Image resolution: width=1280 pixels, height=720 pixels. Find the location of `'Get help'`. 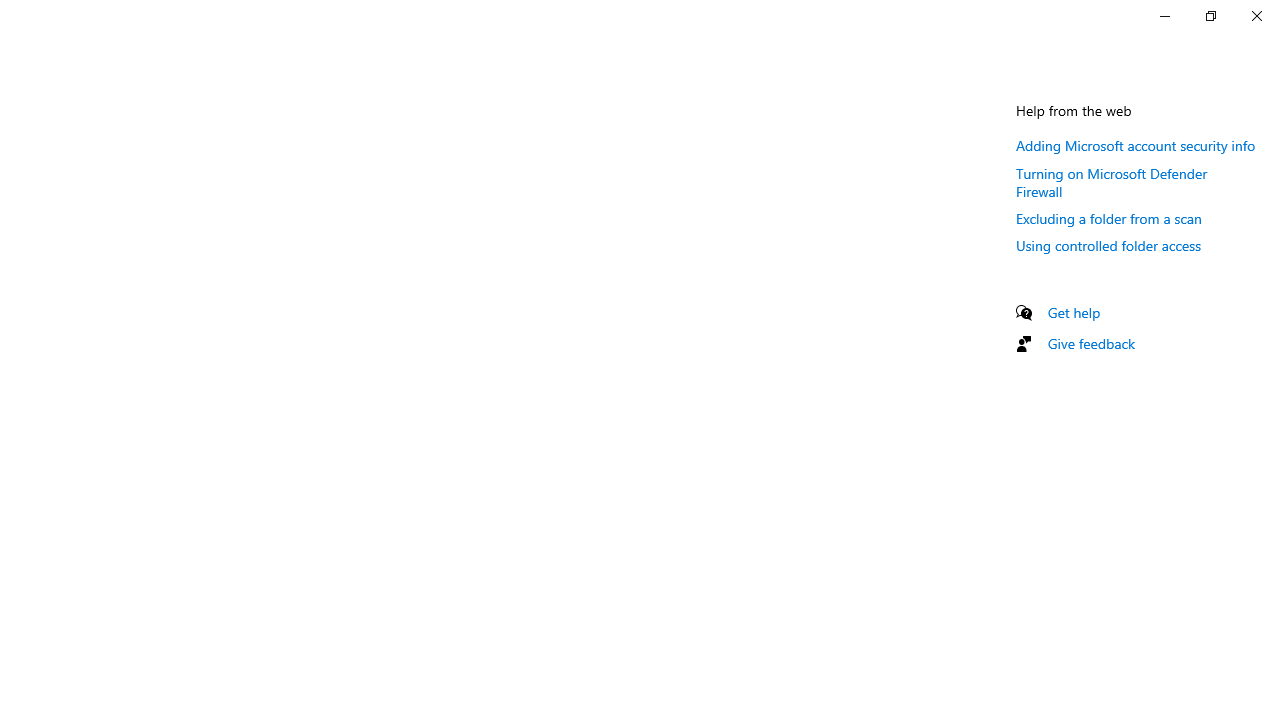

'Get help' is located at coordinates (1073, 312).